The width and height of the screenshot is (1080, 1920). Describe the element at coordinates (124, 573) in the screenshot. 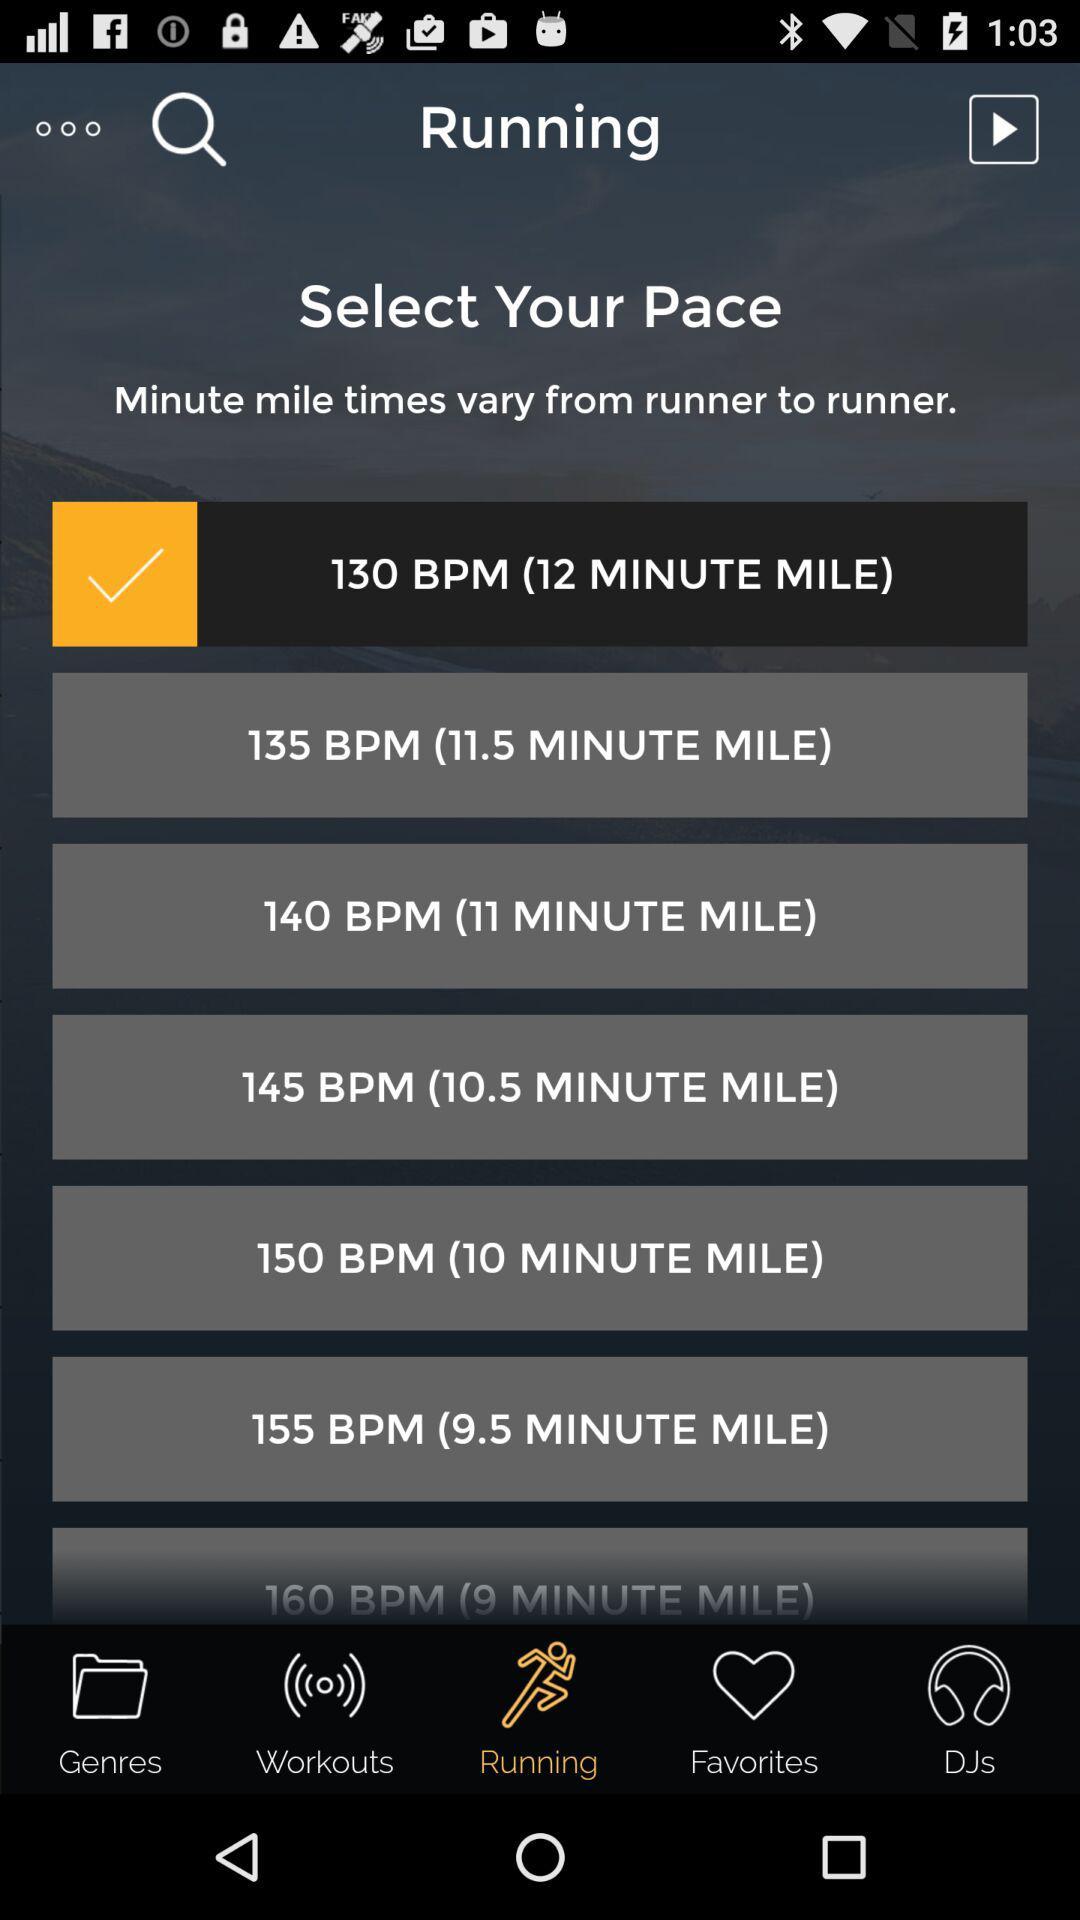

I see `icon to the left of 130 bpm 12` at that location.